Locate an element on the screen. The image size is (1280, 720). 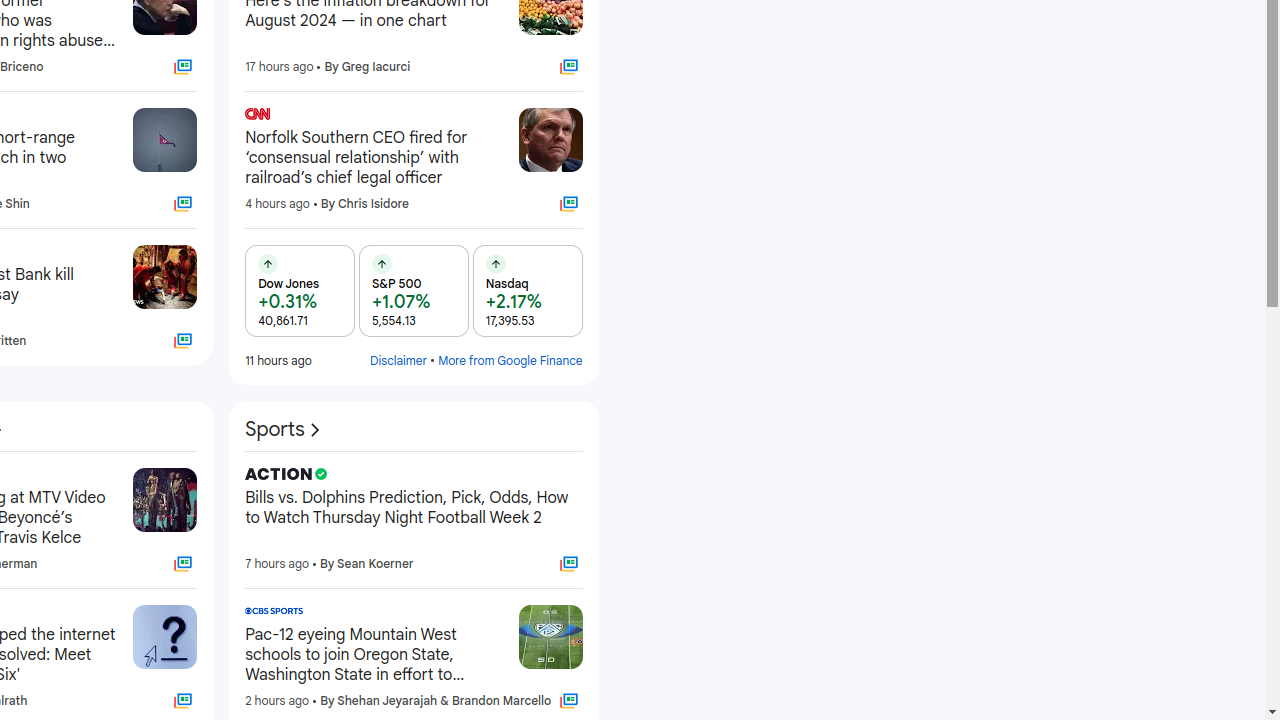
'S&P 500 +1.07% 5,554.13' is located at coordinates (412, 291).